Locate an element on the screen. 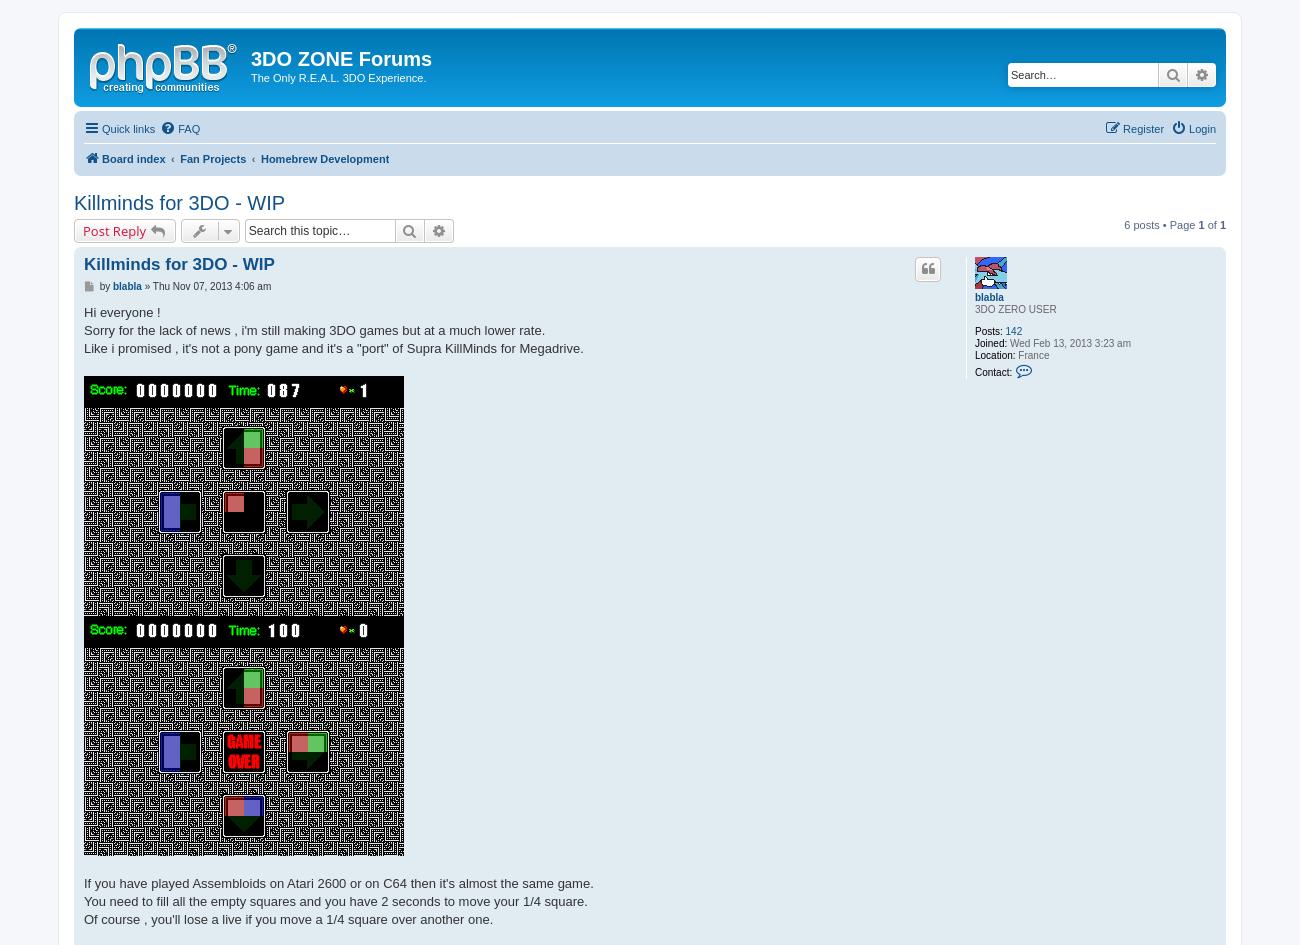  'Contact:' is located at coordinates (973, 371).